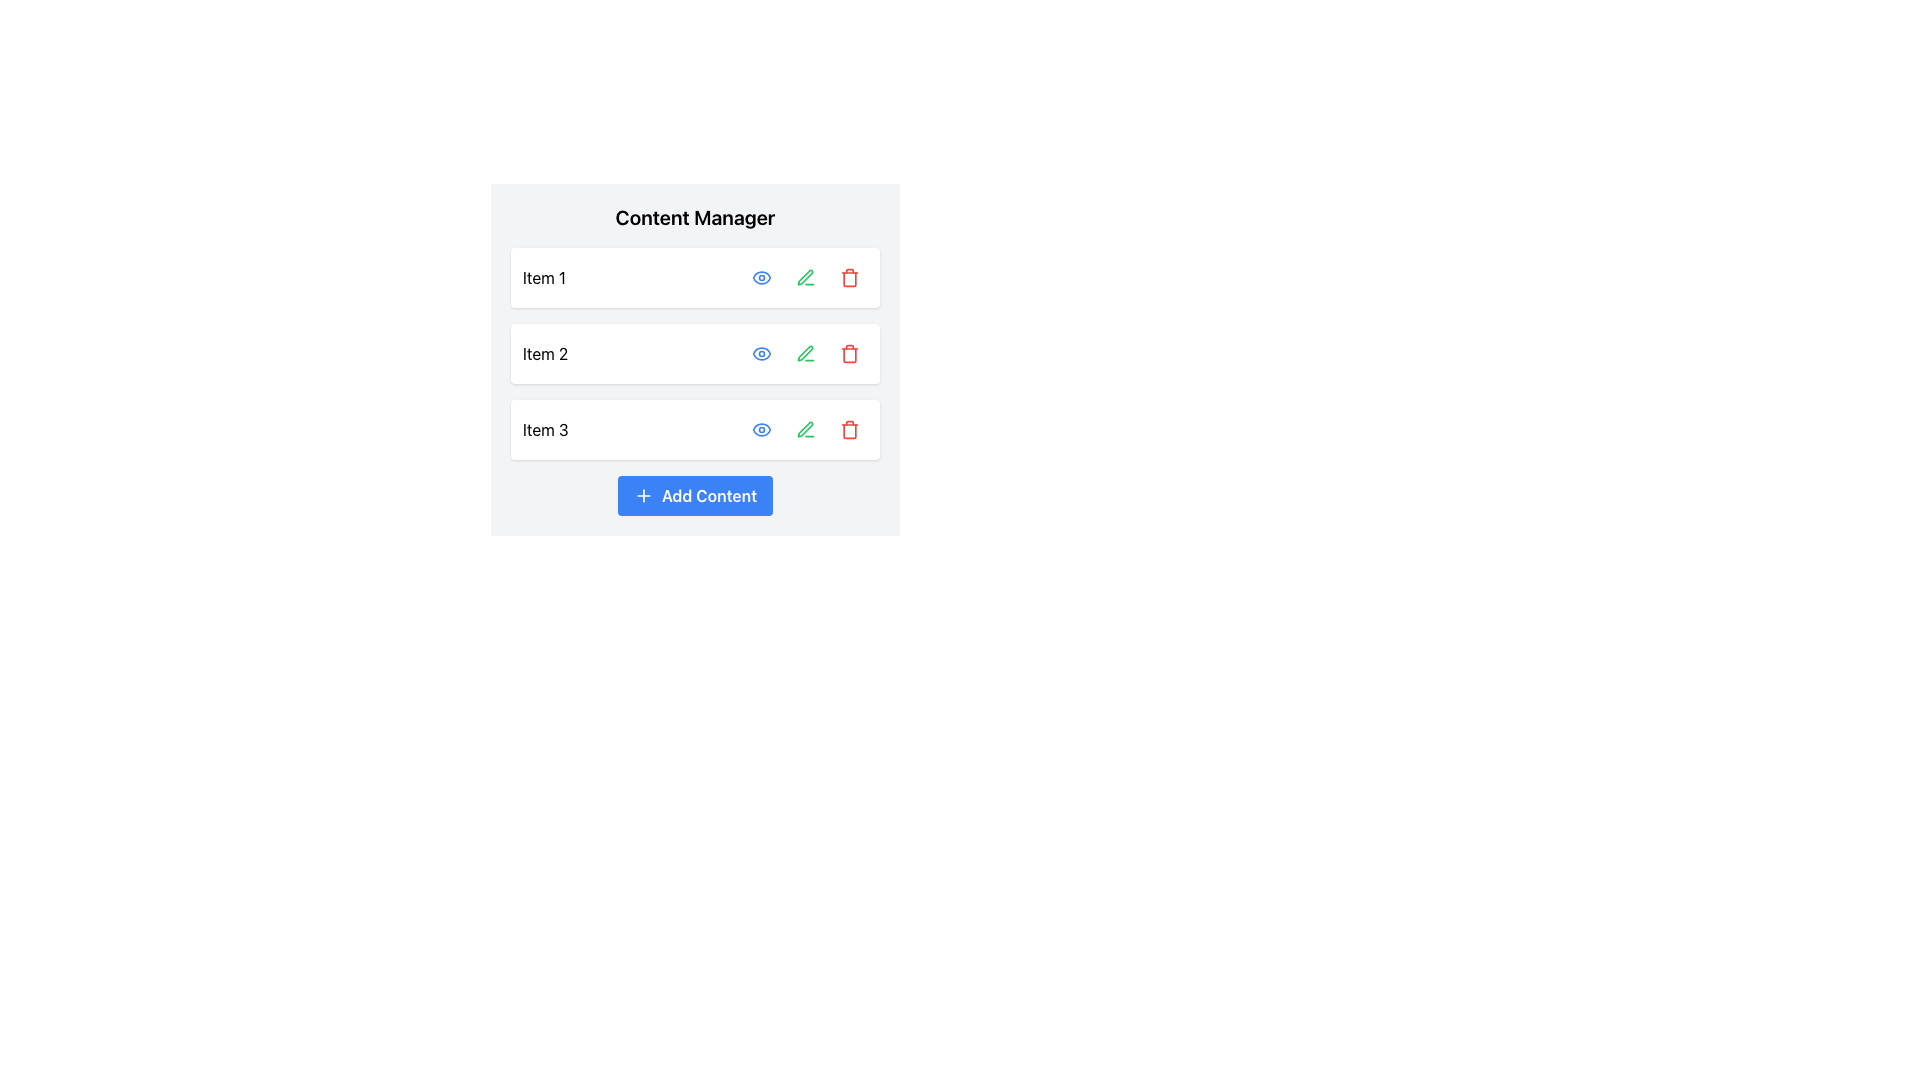 The image size is (1920, 1080). What do you see at coordinates (761, 277) in the screenshot?
I see `the eye icon button, which is styled with a blue outline and located in the first row of the 'Content Manager' section` at bounding box center [761, 277].